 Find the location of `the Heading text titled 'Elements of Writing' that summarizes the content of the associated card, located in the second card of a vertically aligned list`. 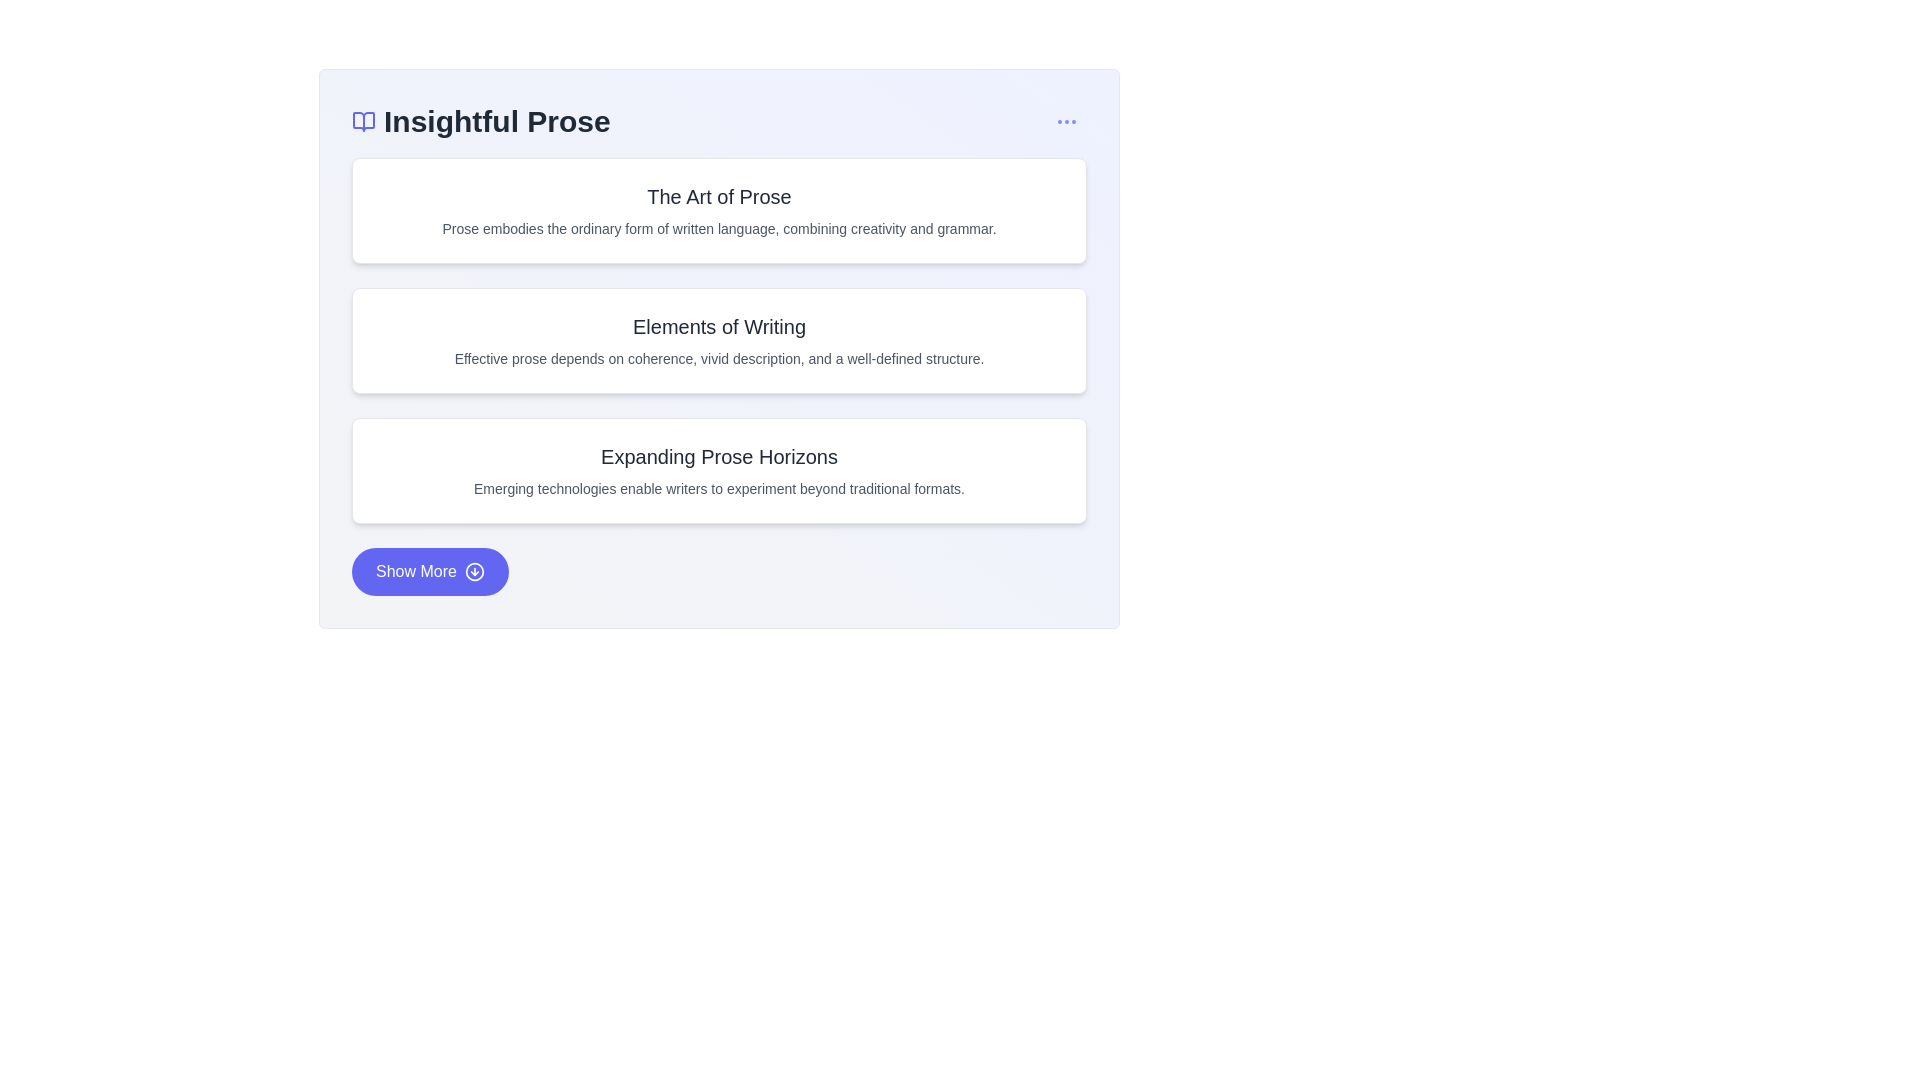

the Heading text titled 'Elements of Writing' that summarizes the content of the associated card, located in the second card of a vertically aligned list is located at coordinates (719, 326).